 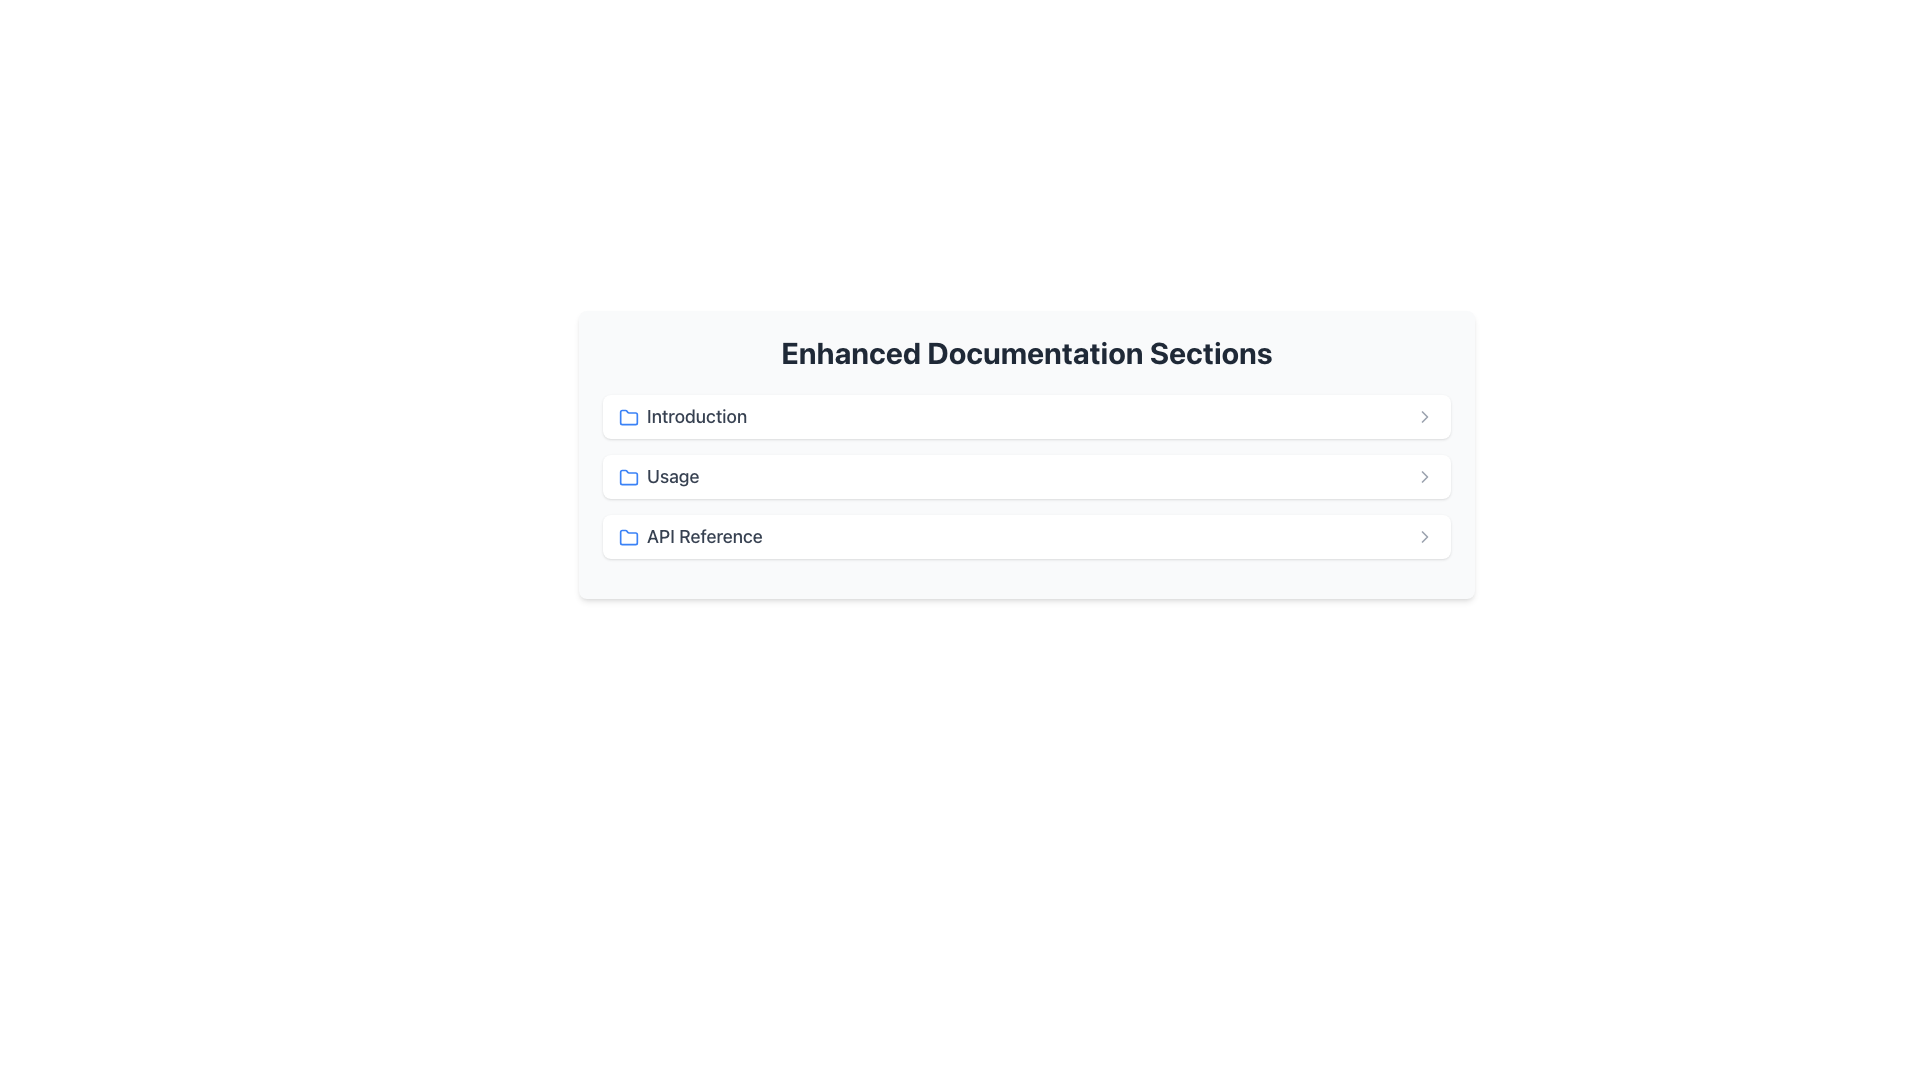 What do you see at coordinates (627, 416) in the screenshot?
I see `the 'Introduction' section icon, which is located to the left of the text 'Introduction' in the first row of the list under 'Enhanced Documentation Sections'` at bounding box center [627, 416].